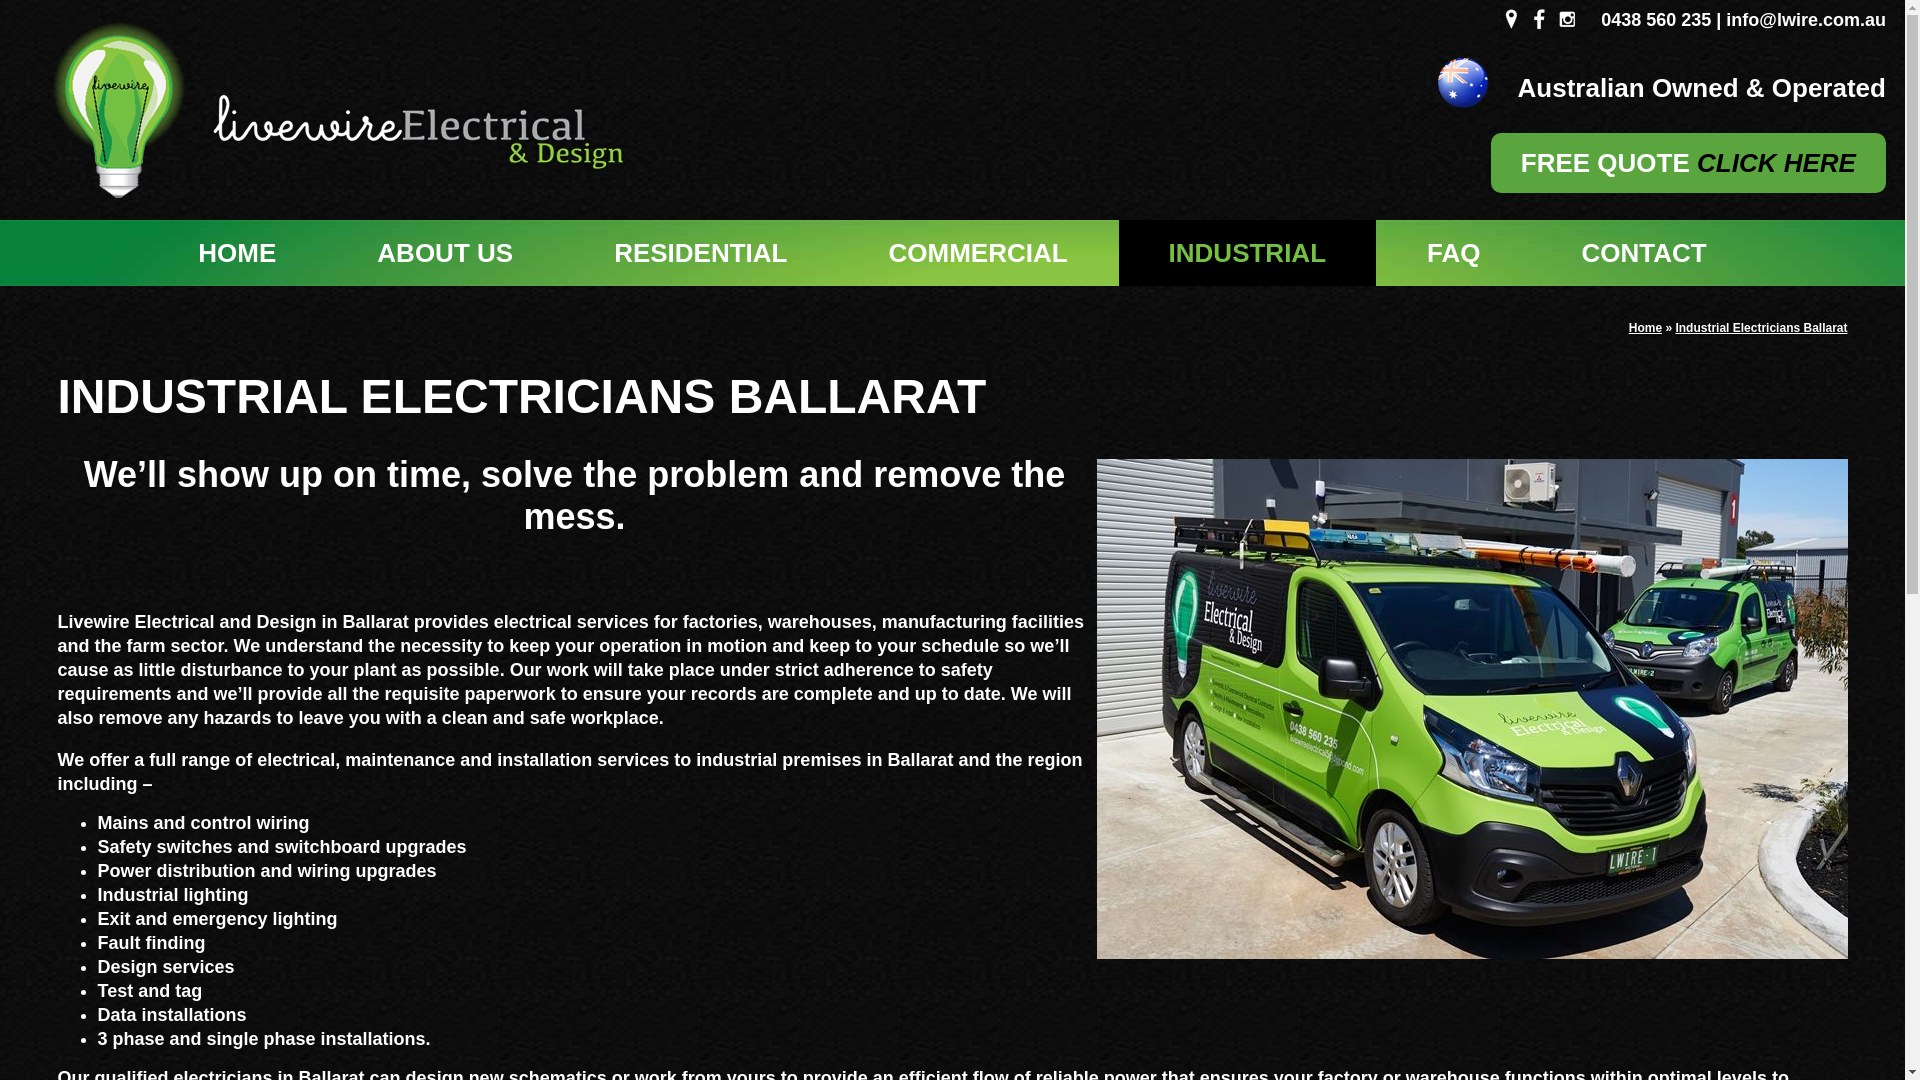 This screenshot has width=1920, height=1080. What do you see at coordinates (1538, 19) in the screenshot?
I see `'Follow us on Facebook'` at bounding box center [1538, 19].